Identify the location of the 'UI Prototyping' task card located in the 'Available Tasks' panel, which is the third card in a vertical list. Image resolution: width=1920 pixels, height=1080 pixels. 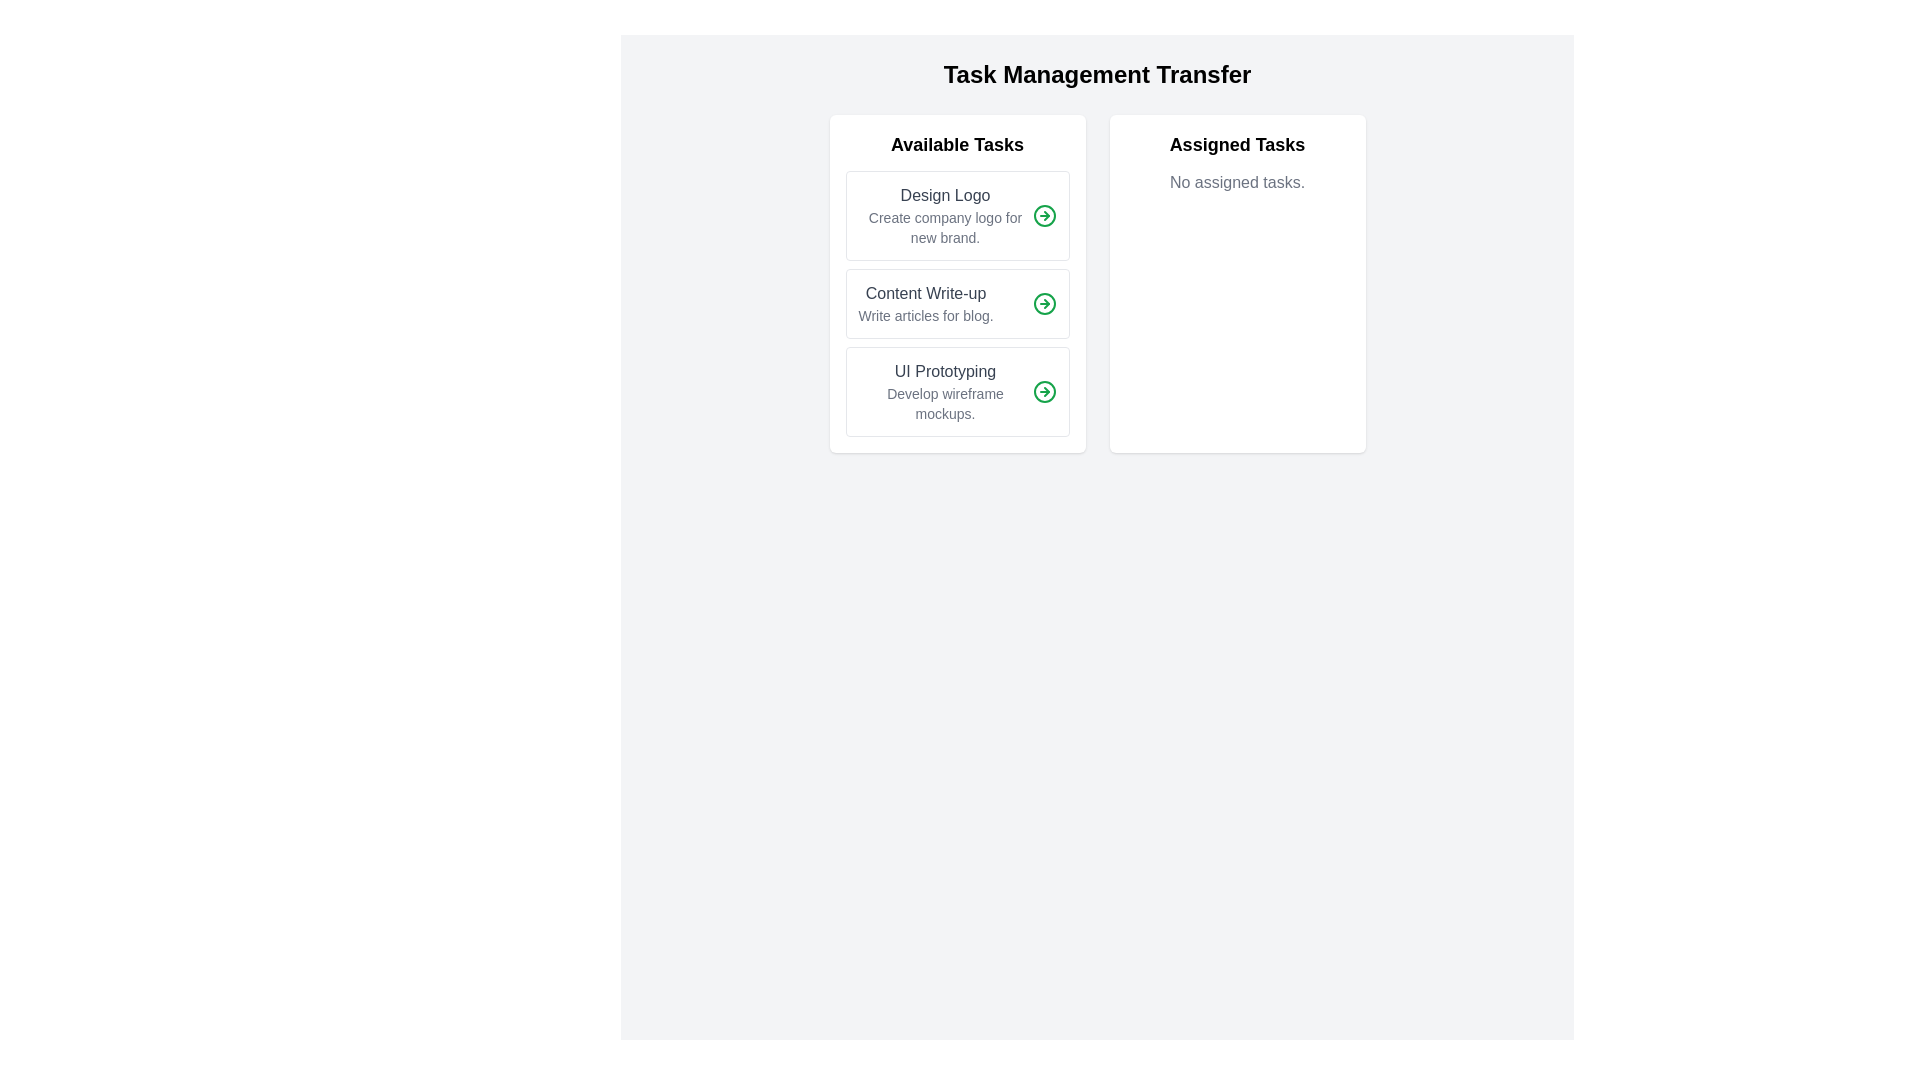
(956, 392).